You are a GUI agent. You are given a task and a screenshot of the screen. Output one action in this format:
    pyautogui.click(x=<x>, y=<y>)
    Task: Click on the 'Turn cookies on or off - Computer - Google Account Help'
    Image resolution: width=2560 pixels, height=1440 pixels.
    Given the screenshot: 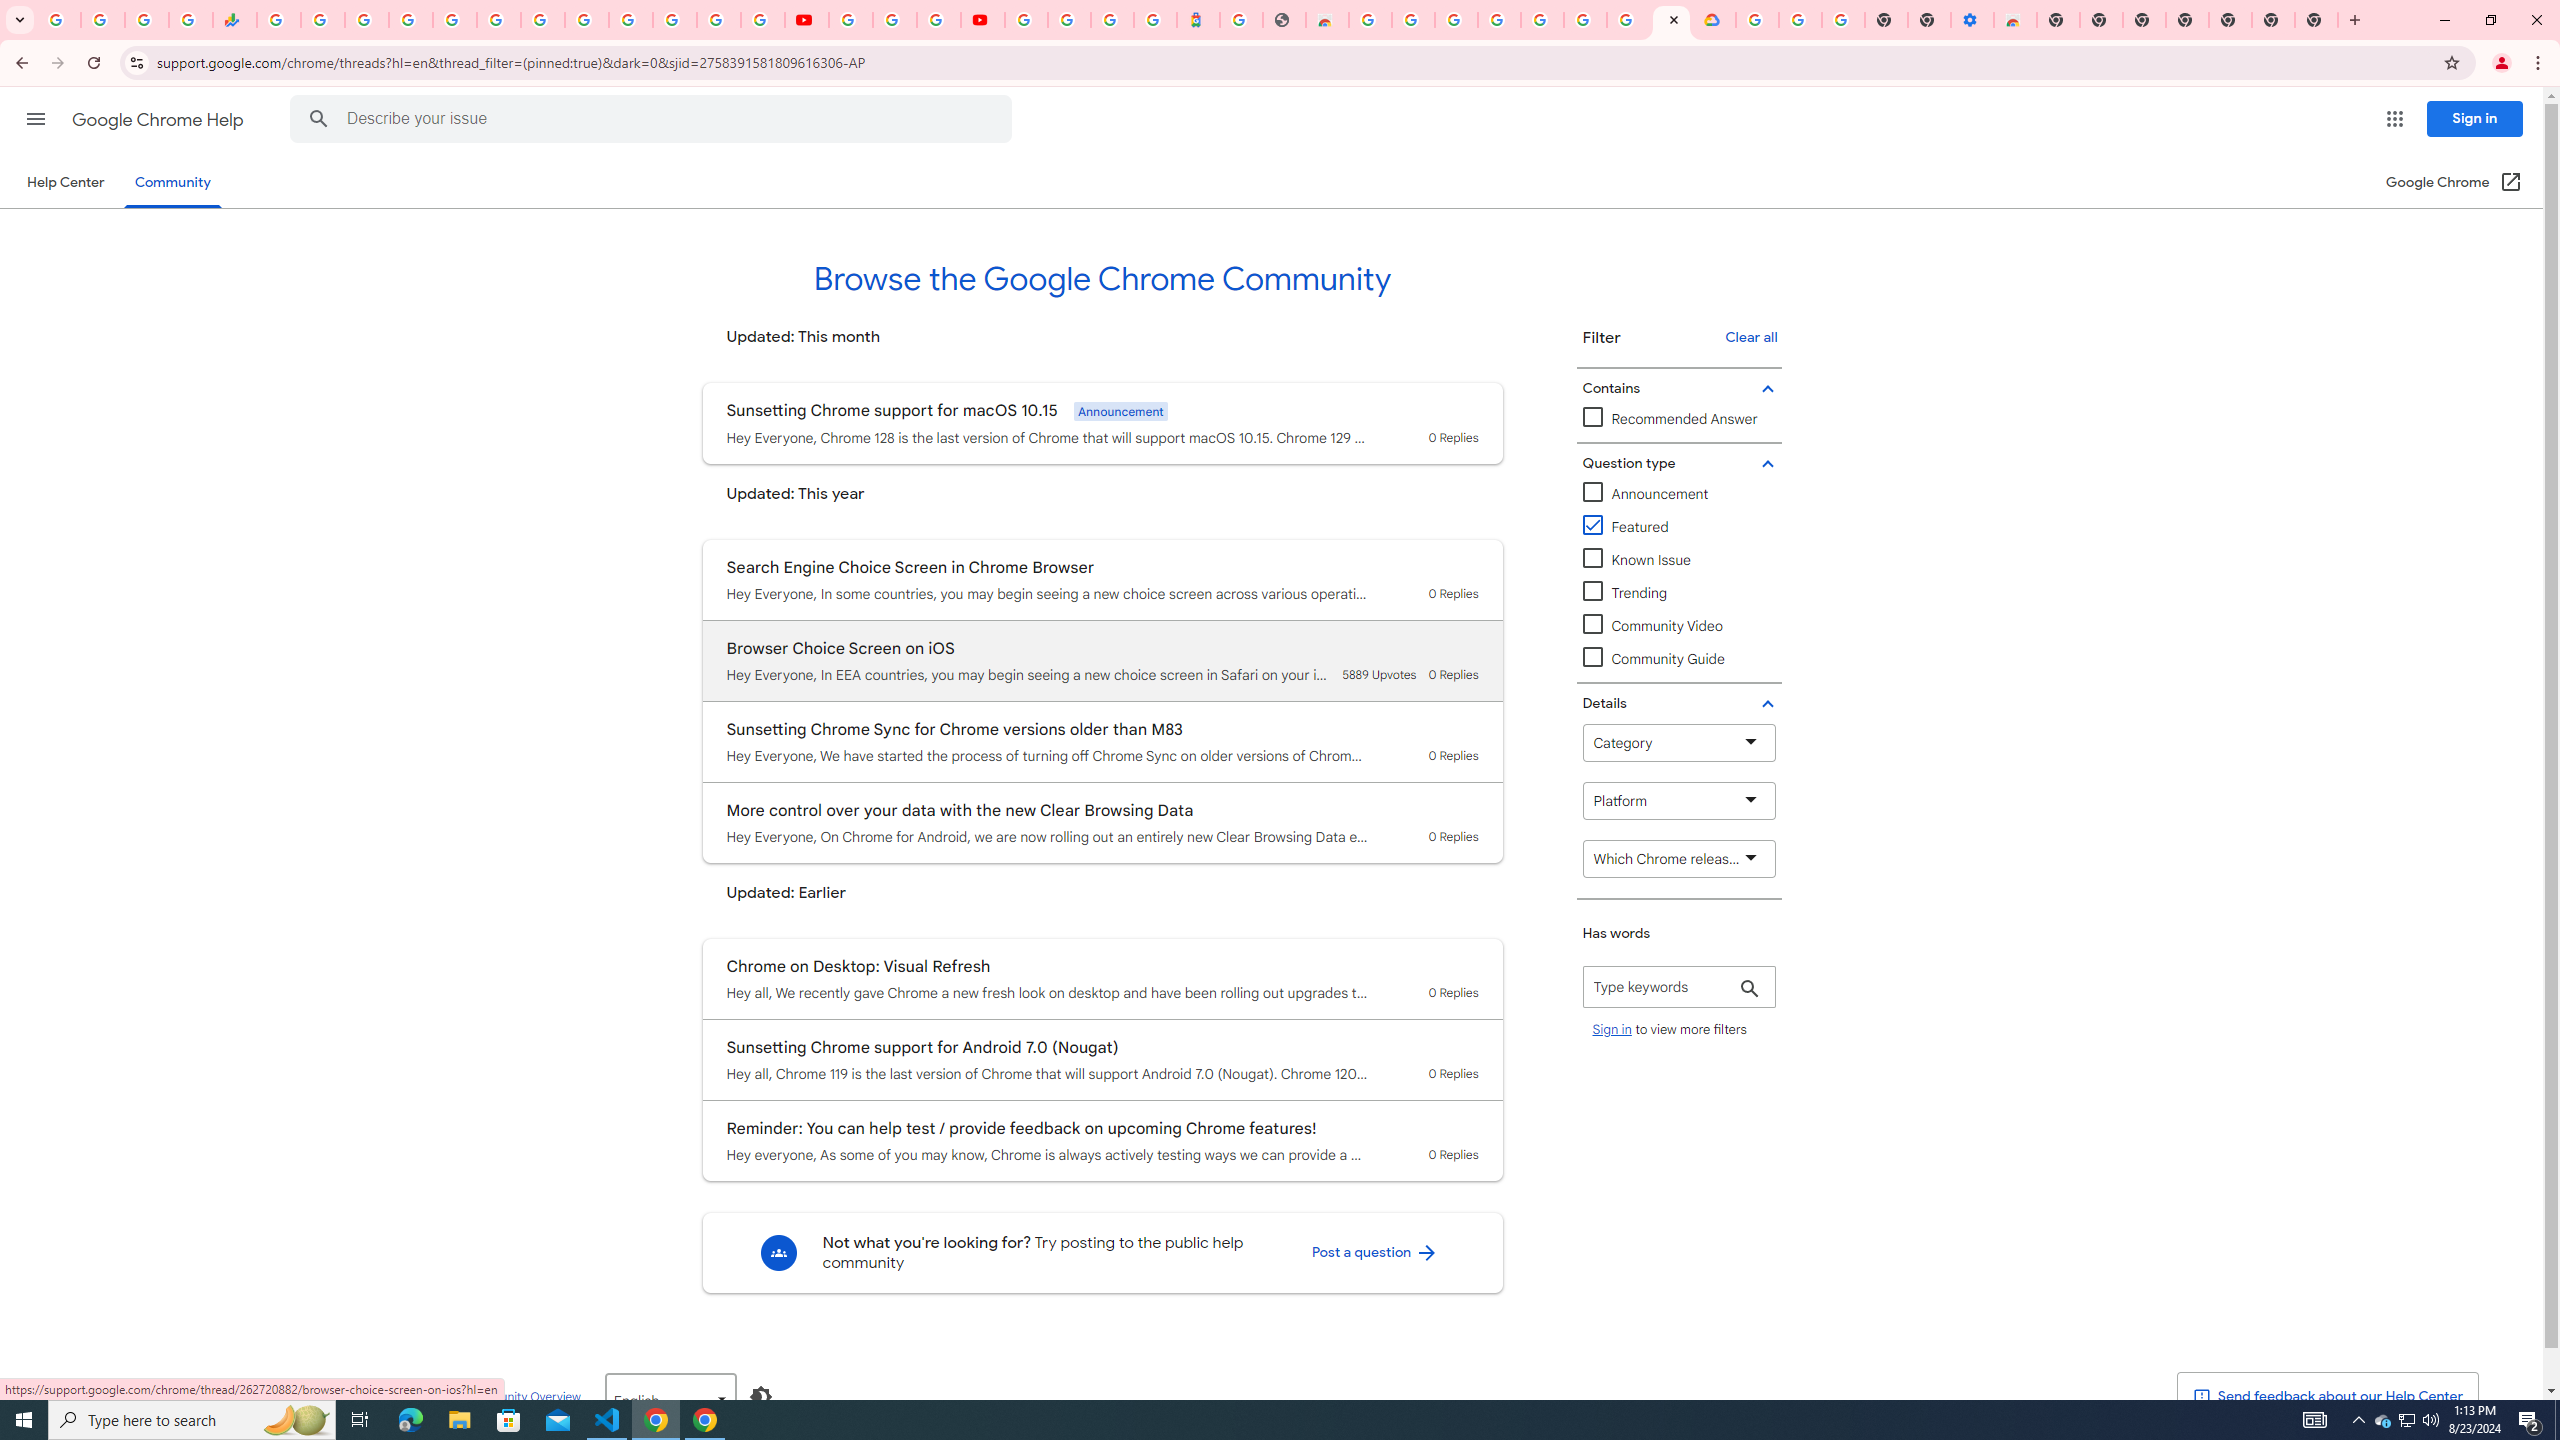 What is the action you would take?
    pyautogui.click(x=1842, y=19)
    